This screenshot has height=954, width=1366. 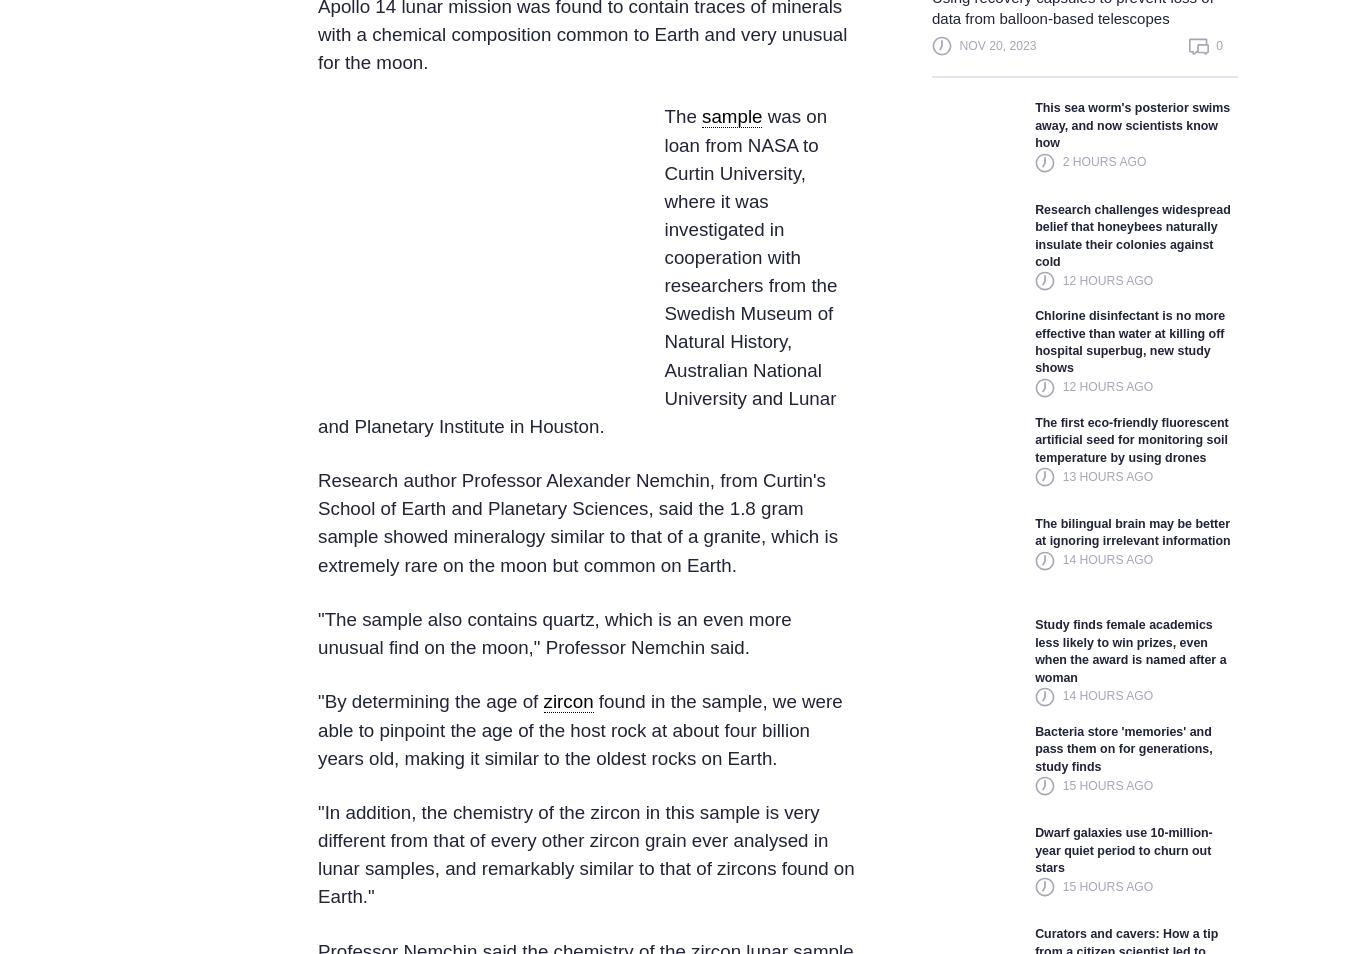 What do you see at coordinates (579, 729) in the screenshot?
I see `'found in the sample, we were able to pinpoint the age of the host rock at about four billion years old, making it similar to the oldest rocks on Earth.'` at bounding box center [579, 729].